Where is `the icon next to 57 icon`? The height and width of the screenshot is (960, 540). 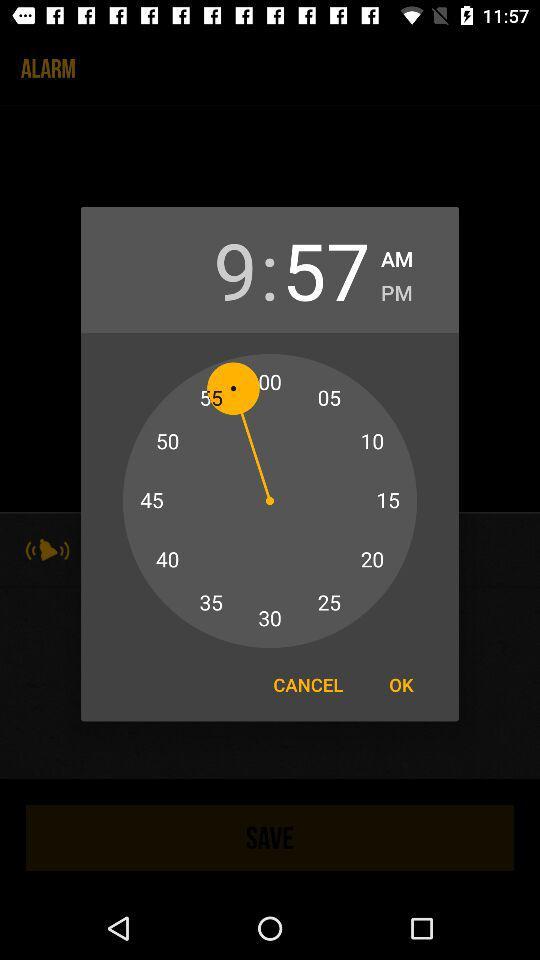 the icon next to 57 icon is located at coordinates (396, 288).